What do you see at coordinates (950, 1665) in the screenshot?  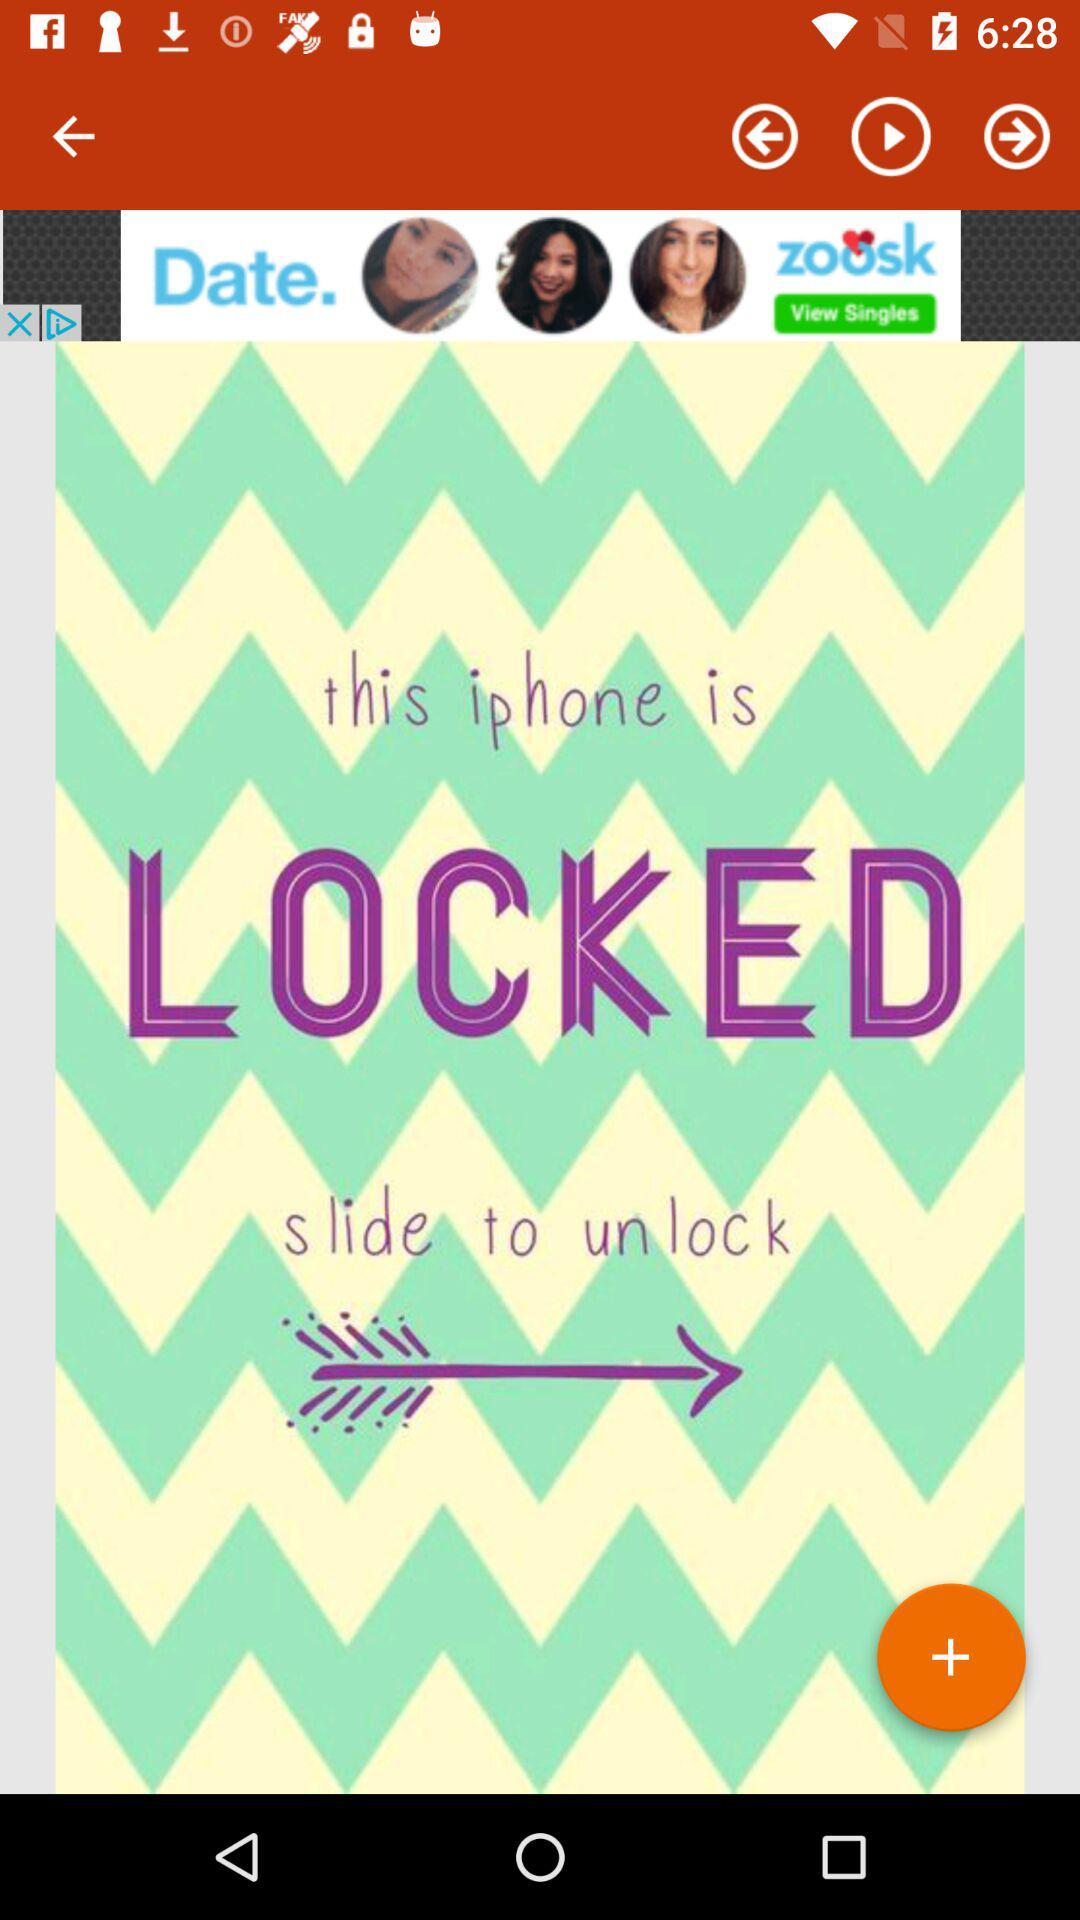 I see `the add icon` at bounding box center [950, 1665].